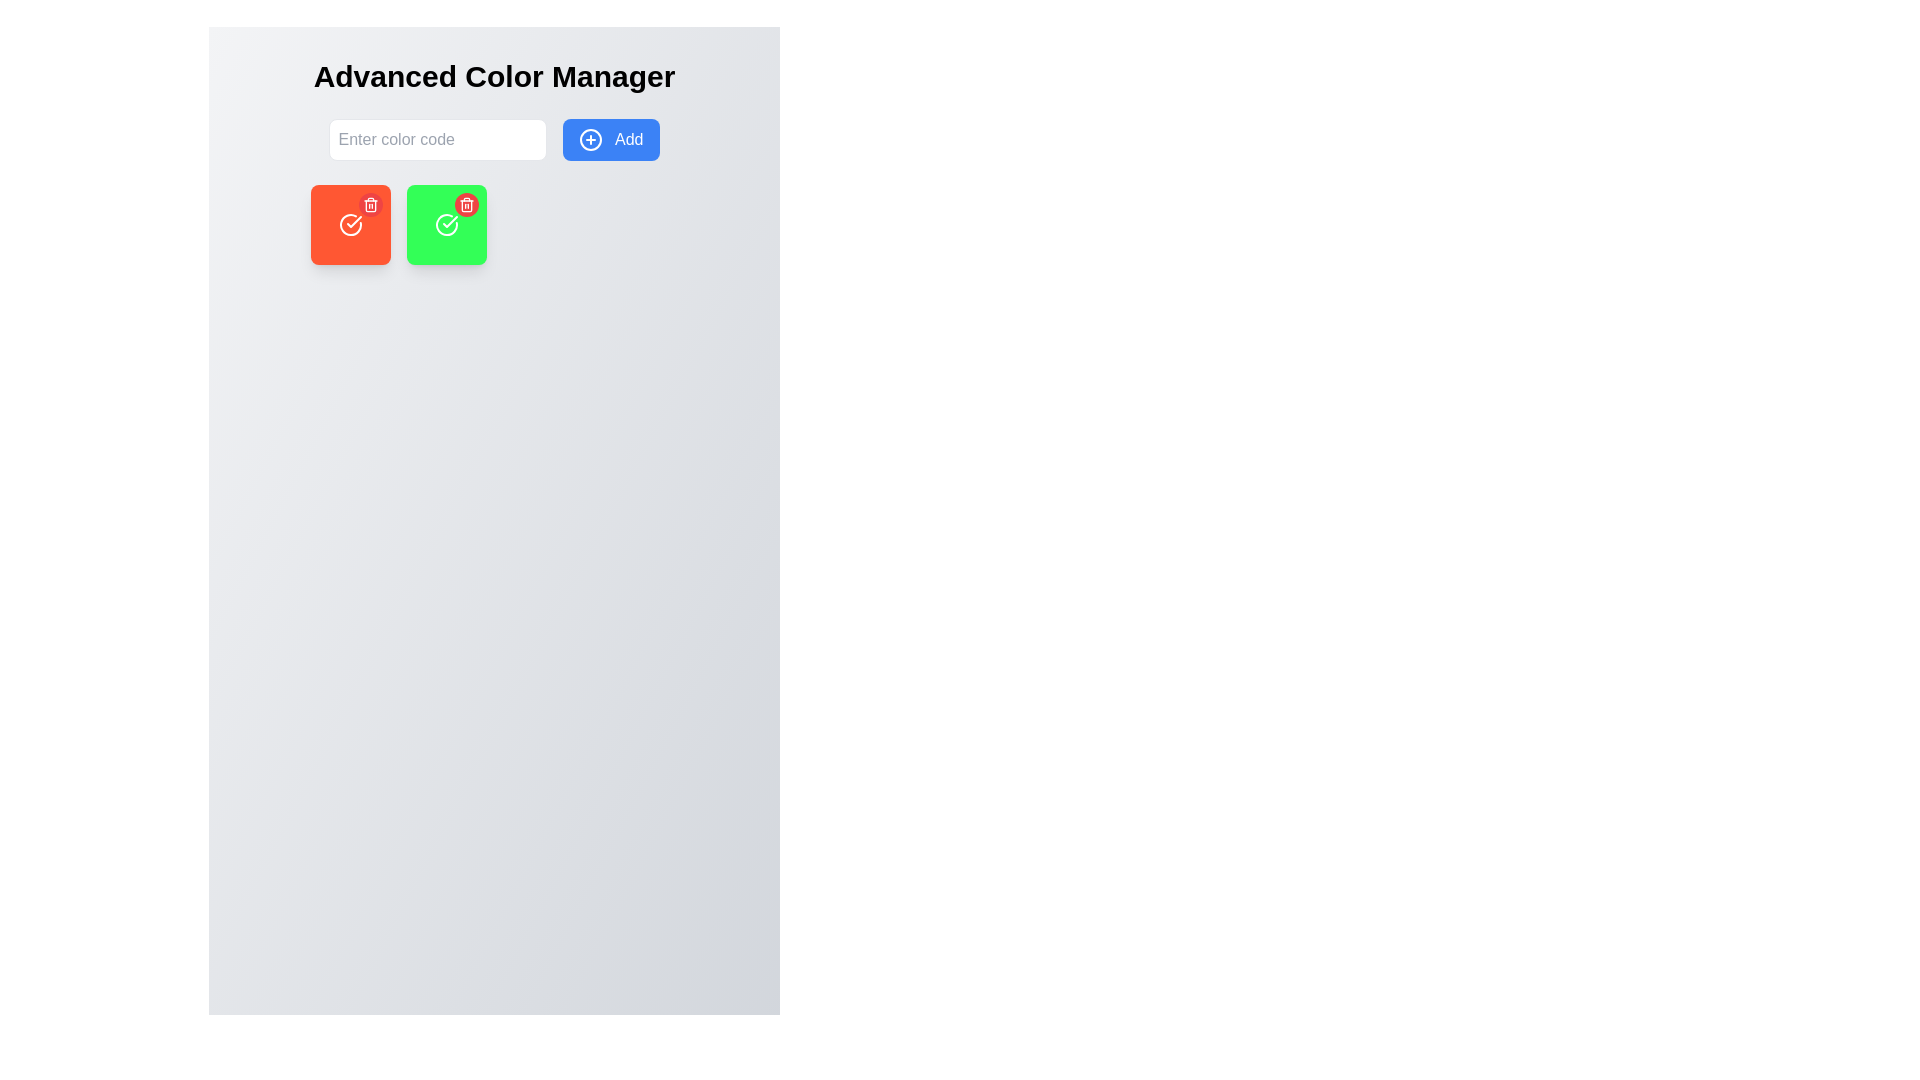 The image size is (1920, 1080). Describe the element at coordinates (350, 224) in the screenshot. I see `the circular checkmark icon with a white stroke on a green background to confirm` at that location.